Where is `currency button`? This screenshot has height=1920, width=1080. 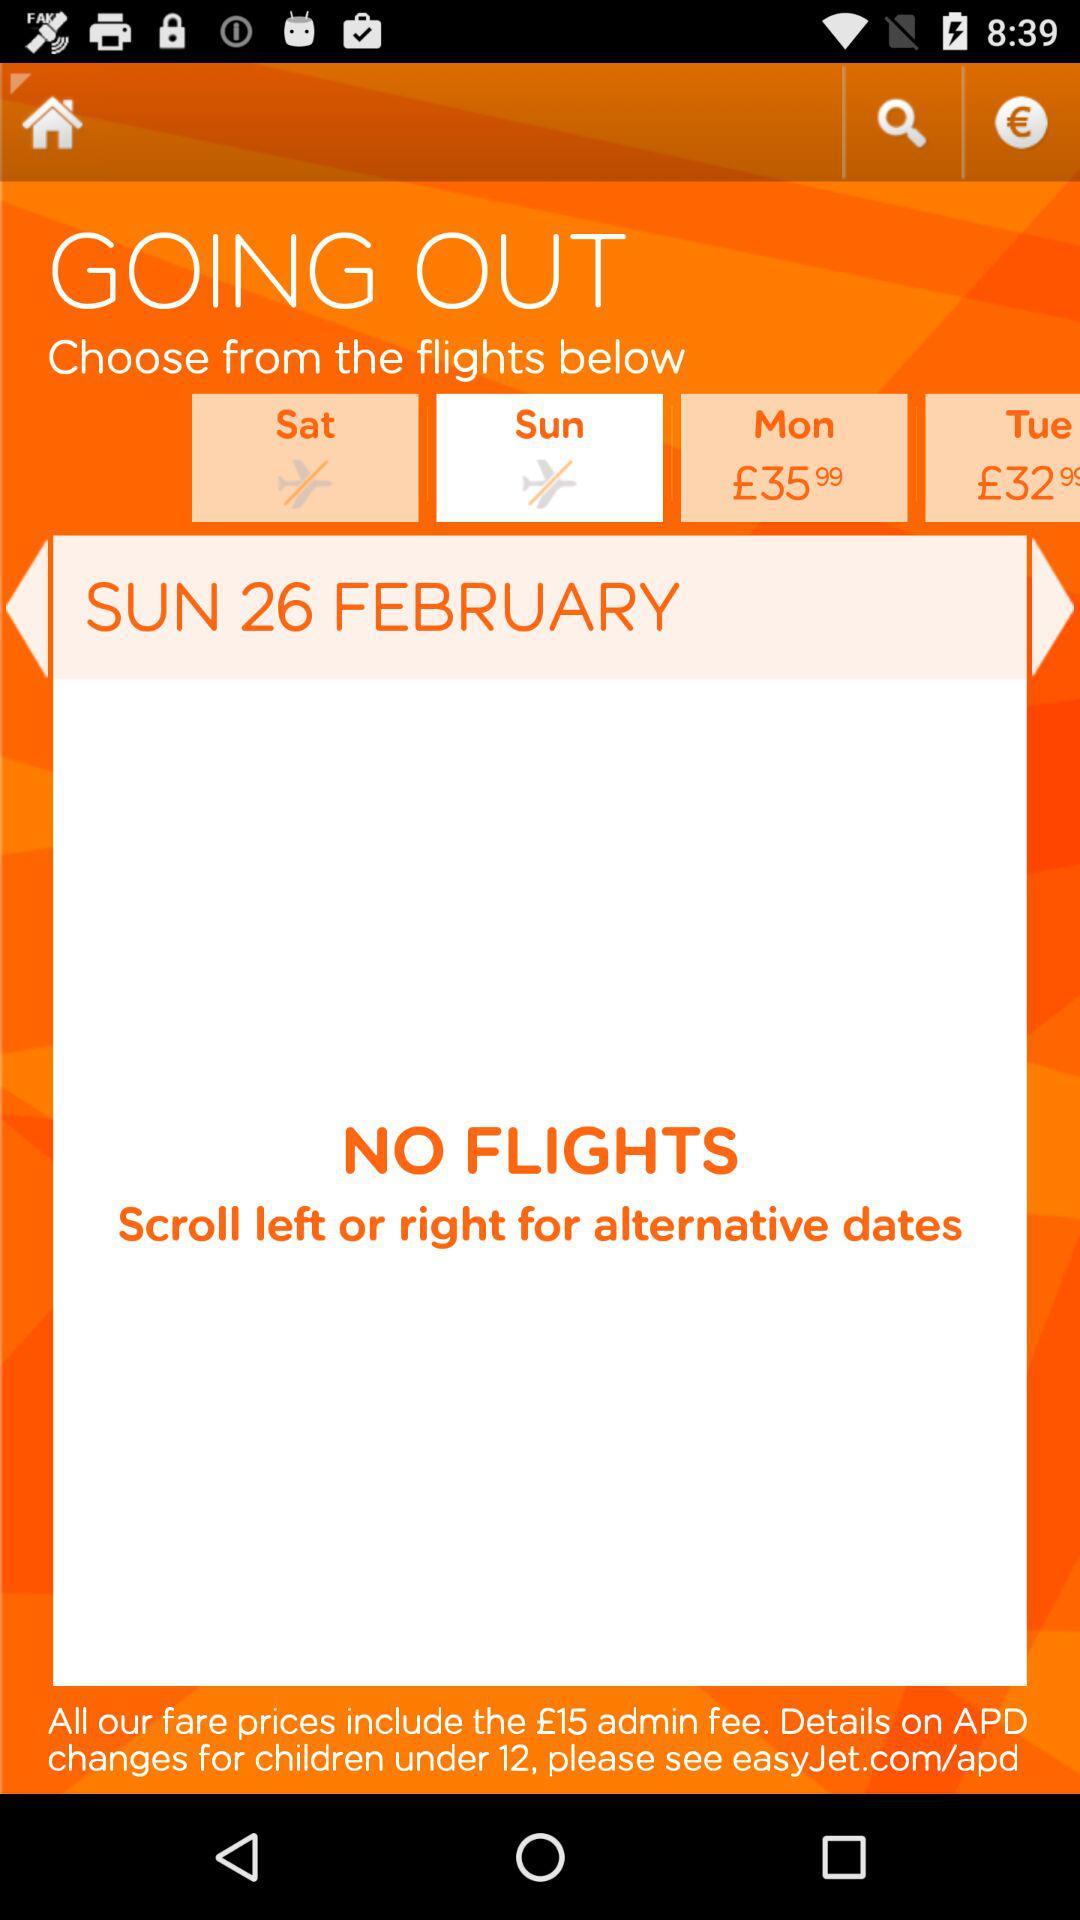 currency button is located at coordinates (1020, 121).